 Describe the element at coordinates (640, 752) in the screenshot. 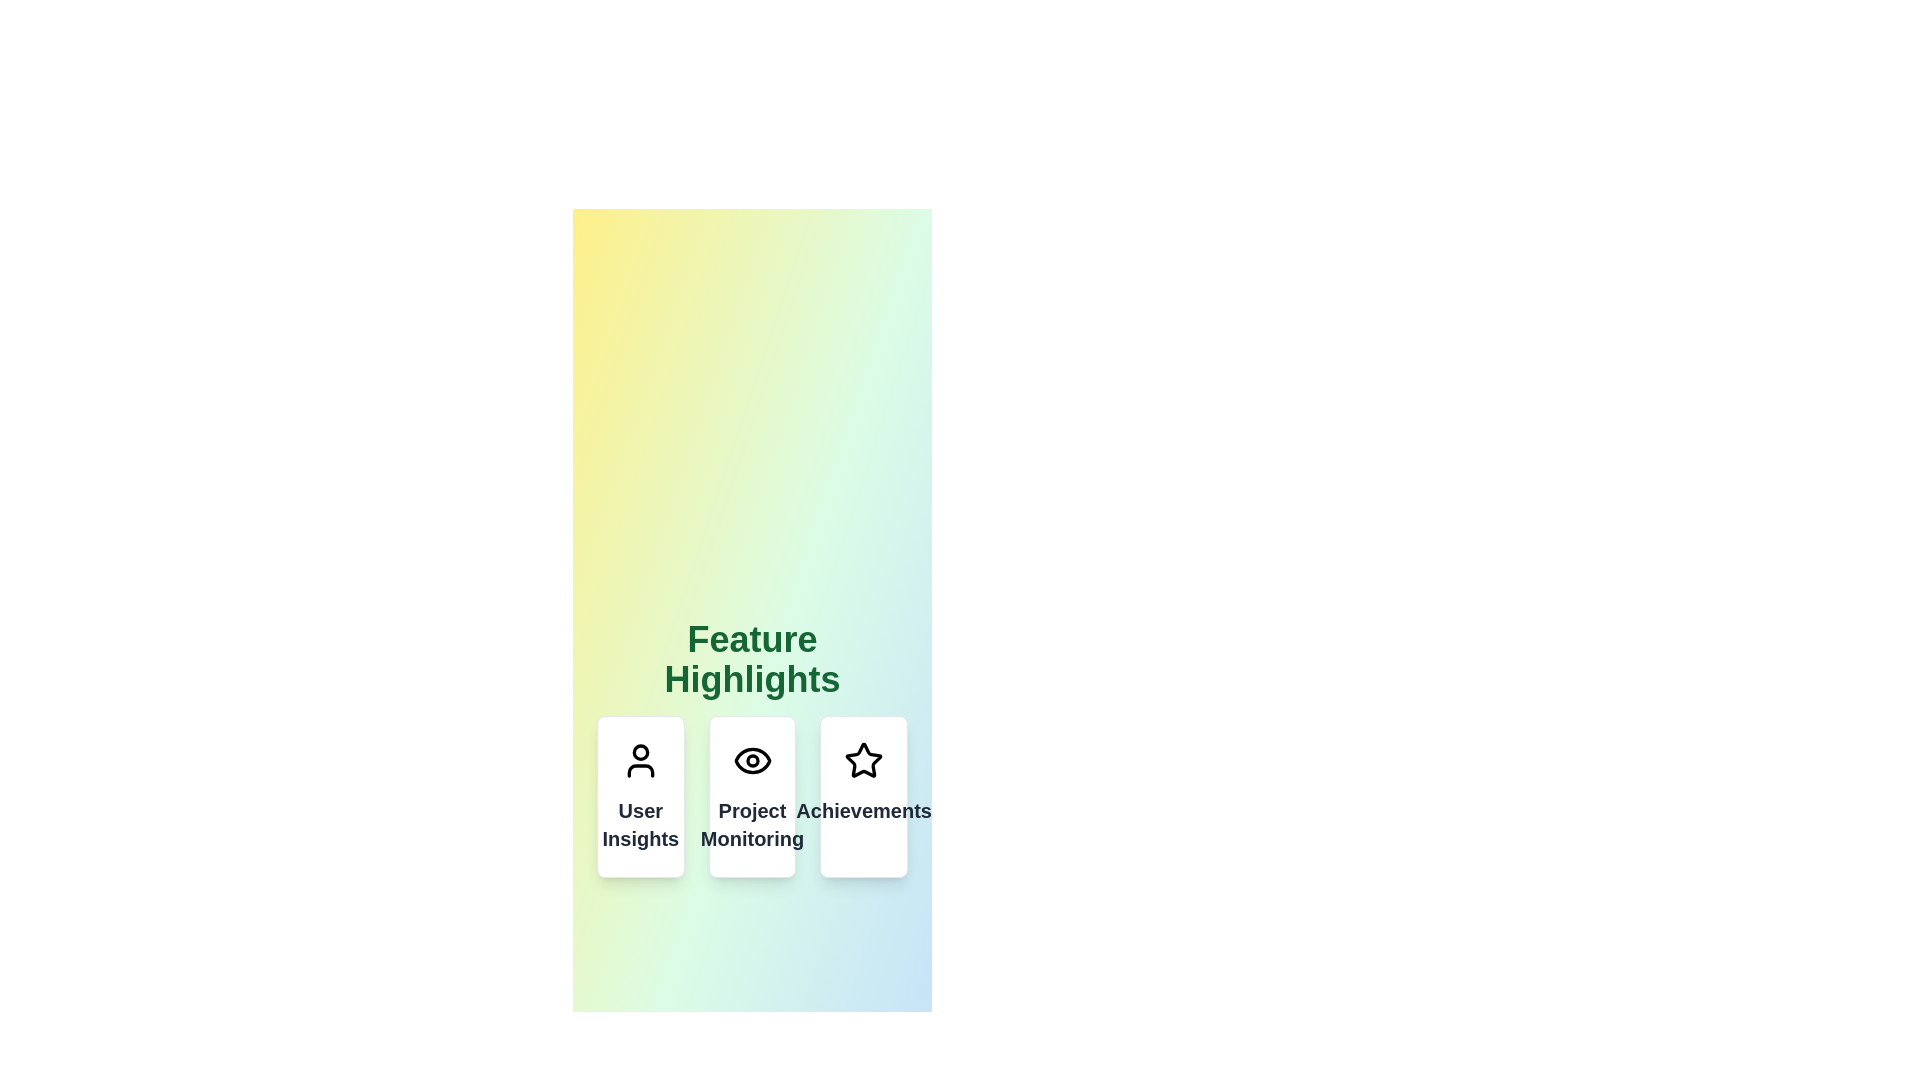

I see `the circle component of the user profile icon, which visually represents the user's head, located in the first card of the 'Feature Highlights' section` at that location.